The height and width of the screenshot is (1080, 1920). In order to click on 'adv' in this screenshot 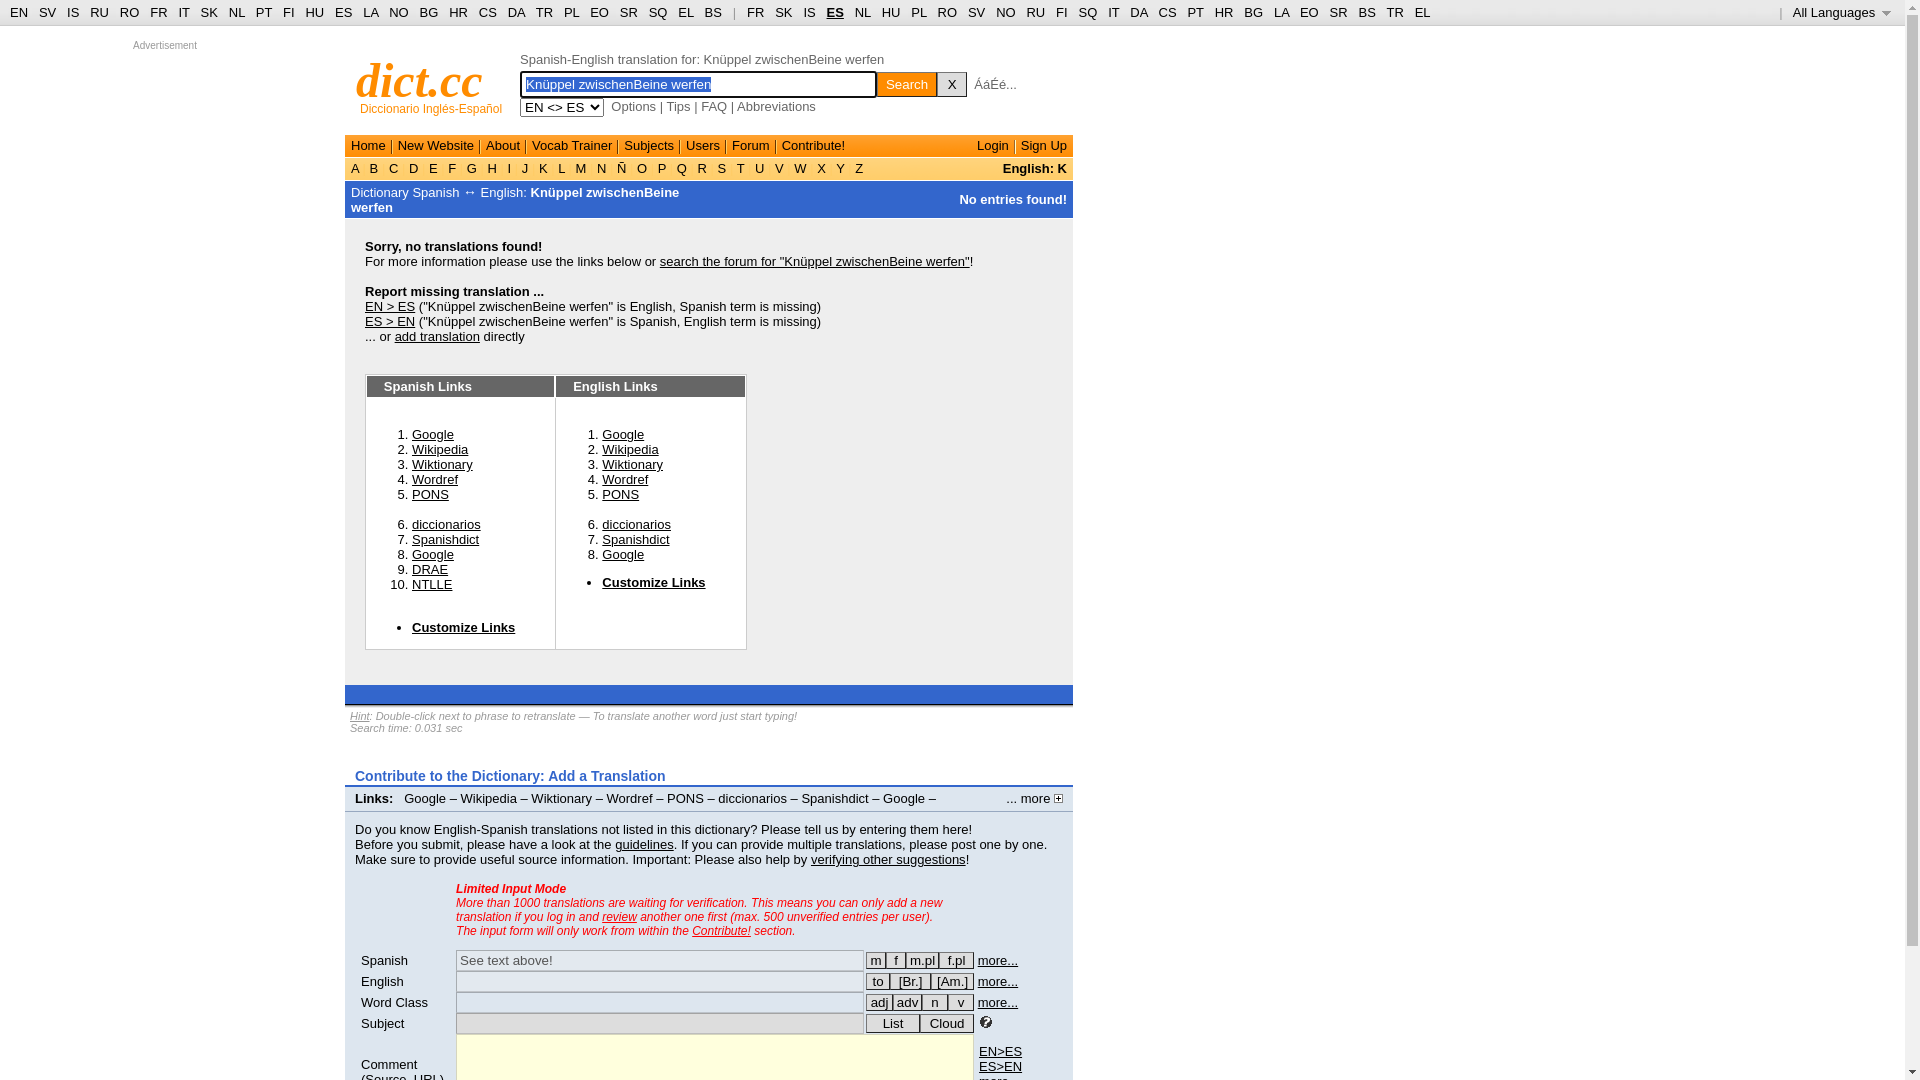, I will do `click(906, 1002)`.